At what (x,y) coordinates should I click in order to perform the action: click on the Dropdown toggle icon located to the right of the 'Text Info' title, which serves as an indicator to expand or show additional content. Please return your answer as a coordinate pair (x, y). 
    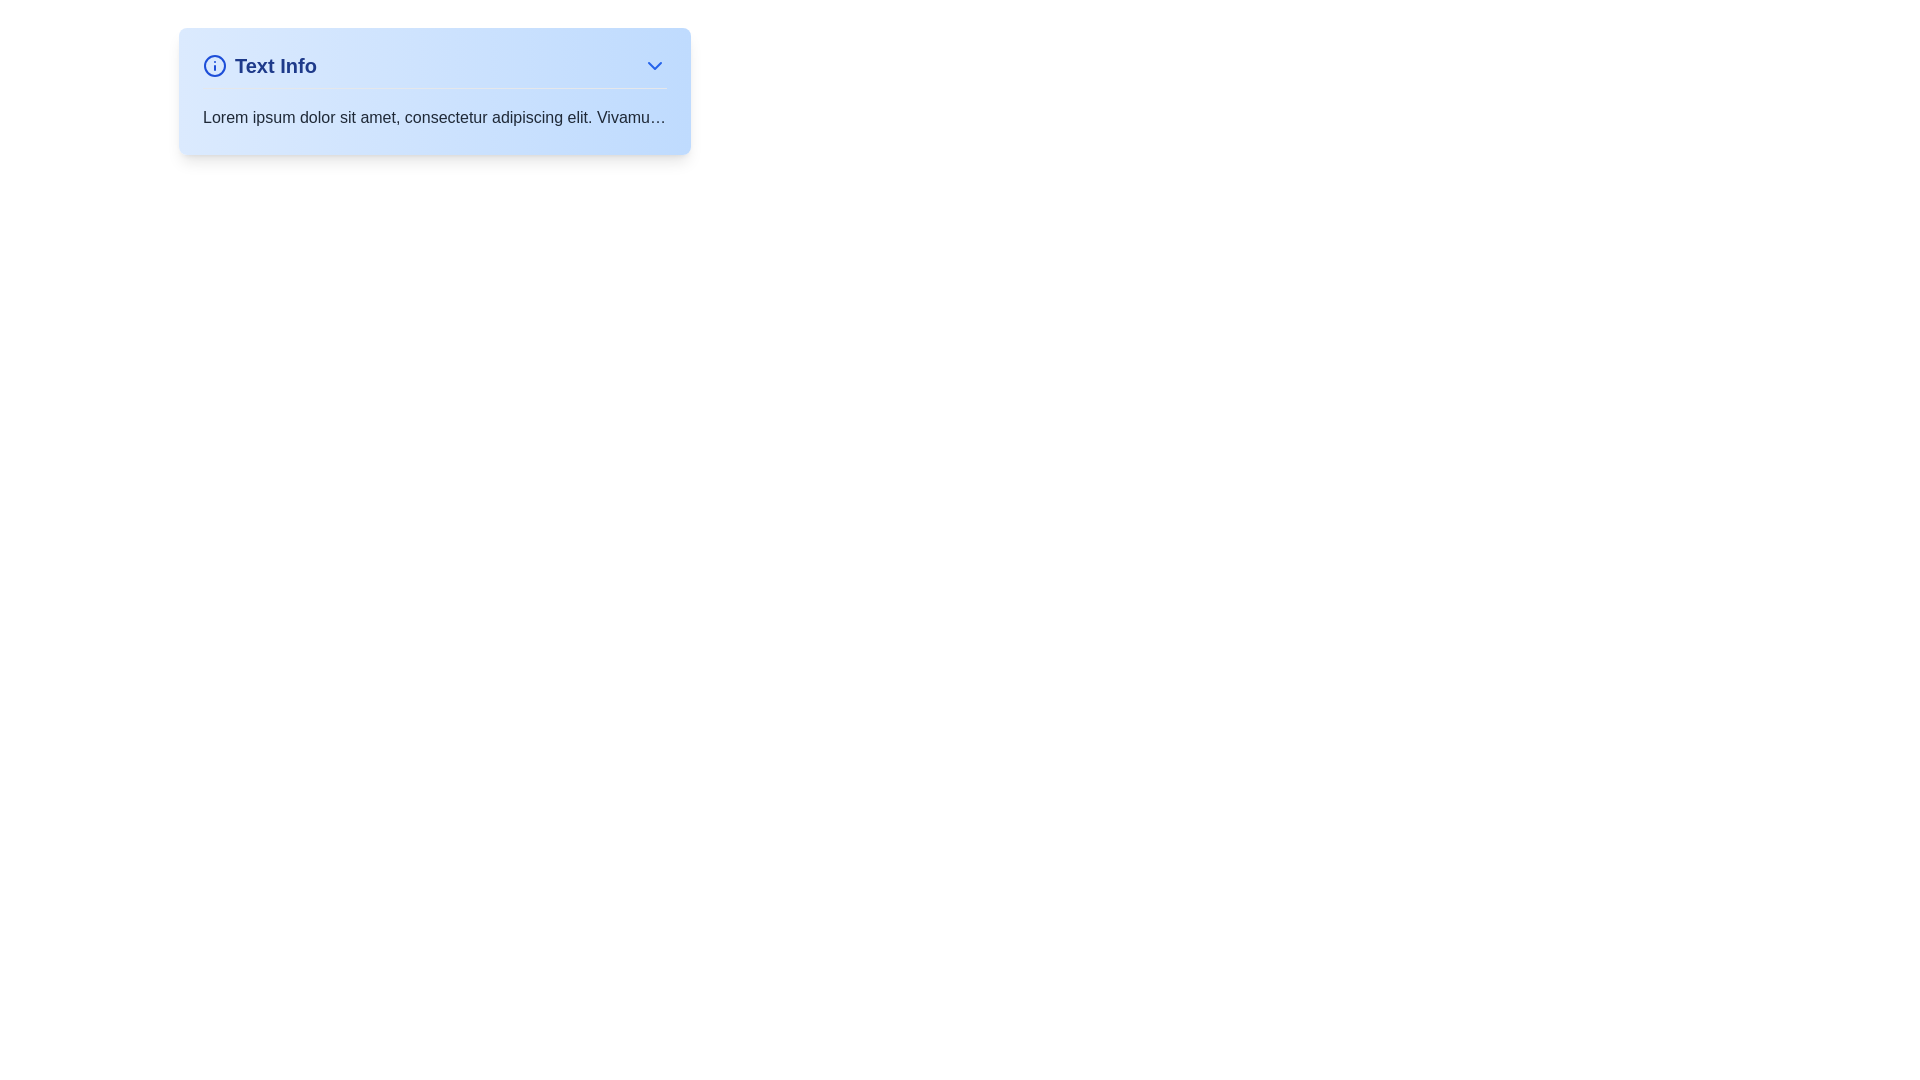
    Looking at the image, I should click on (654, 64).